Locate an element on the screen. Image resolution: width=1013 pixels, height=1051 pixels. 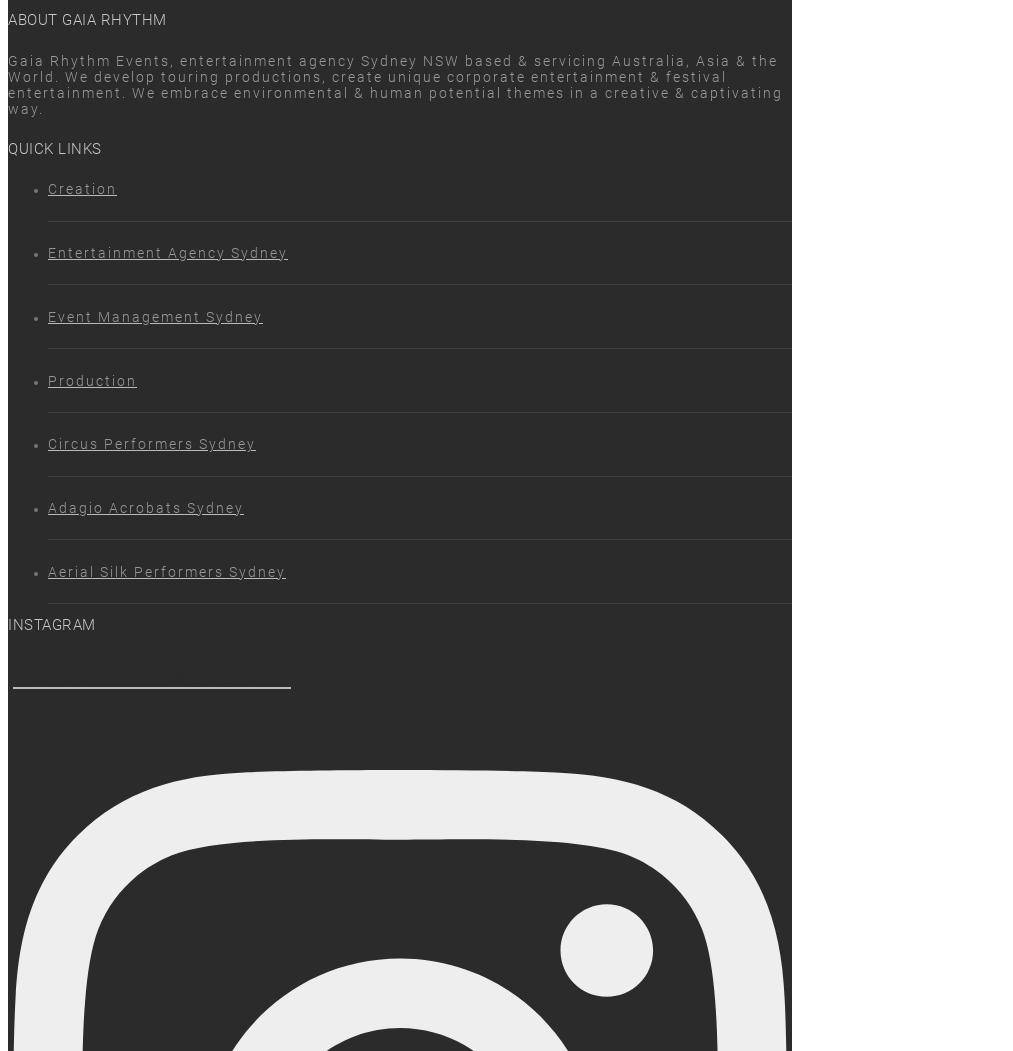
'Aerial Silk Performers Sydney' is located at coordinates (167, 571).